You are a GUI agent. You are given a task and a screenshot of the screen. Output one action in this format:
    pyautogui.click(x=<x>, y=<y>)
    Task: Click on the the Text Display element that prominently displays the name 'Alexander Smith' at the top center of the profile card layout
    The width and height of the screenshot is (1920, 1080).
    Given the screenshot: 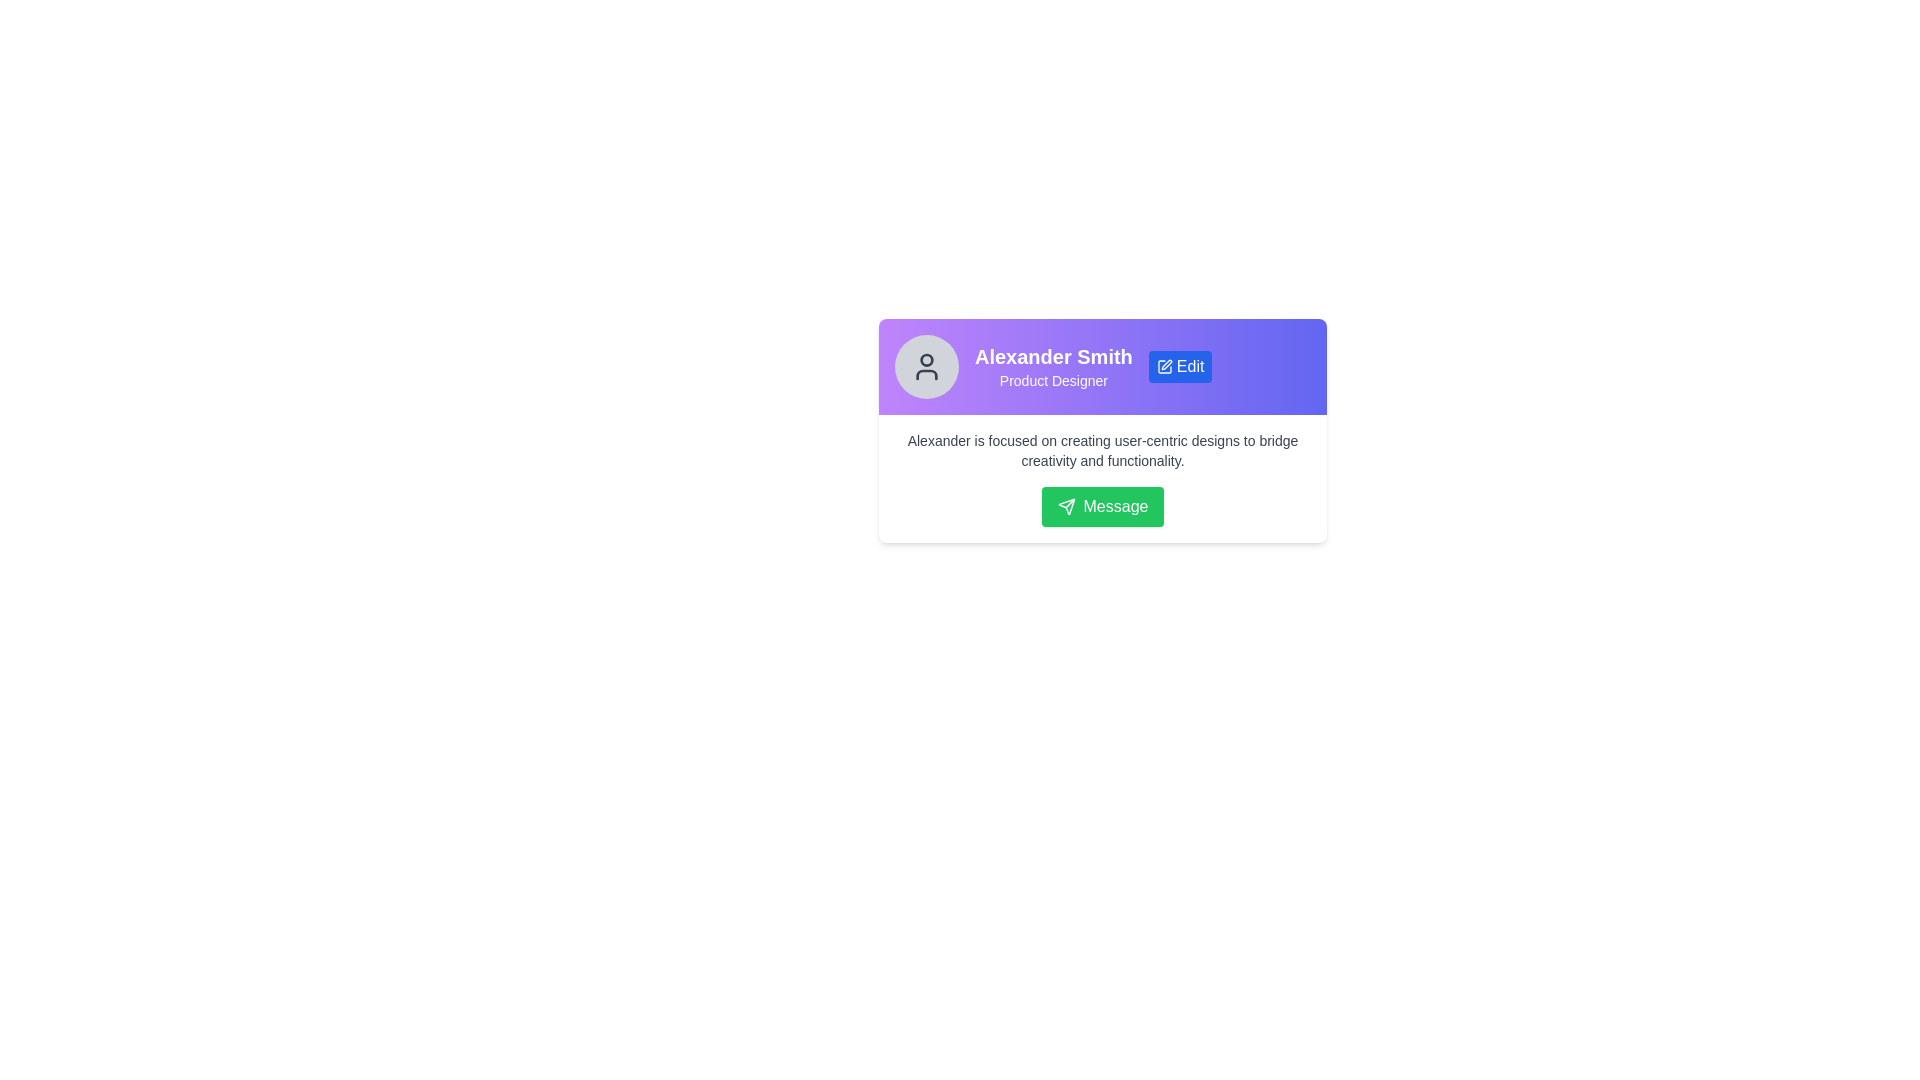 What is the action you would take?
    pyautogui.click(x=1052, y=356)
    